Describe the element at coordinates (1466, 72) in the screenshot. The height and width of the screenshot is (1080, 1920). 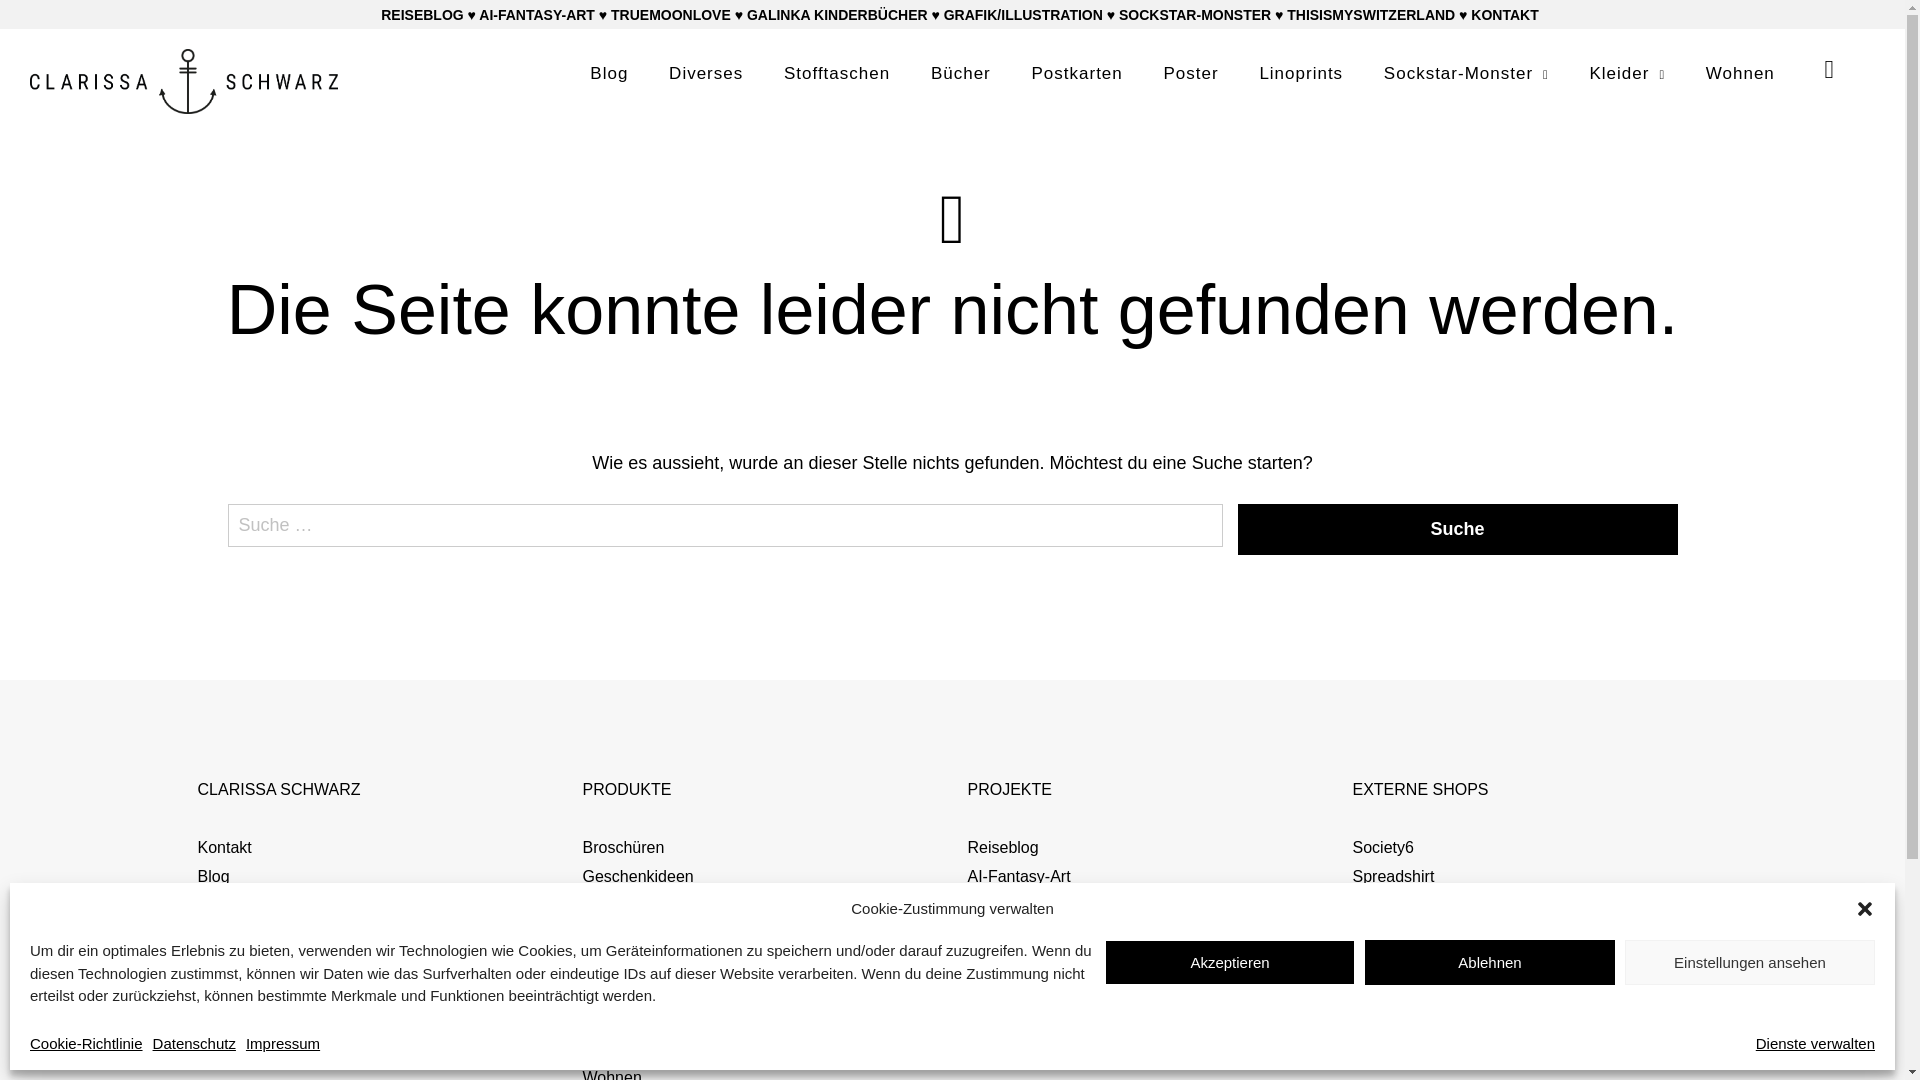
I see `'Sockstar-Monster'` at that location.